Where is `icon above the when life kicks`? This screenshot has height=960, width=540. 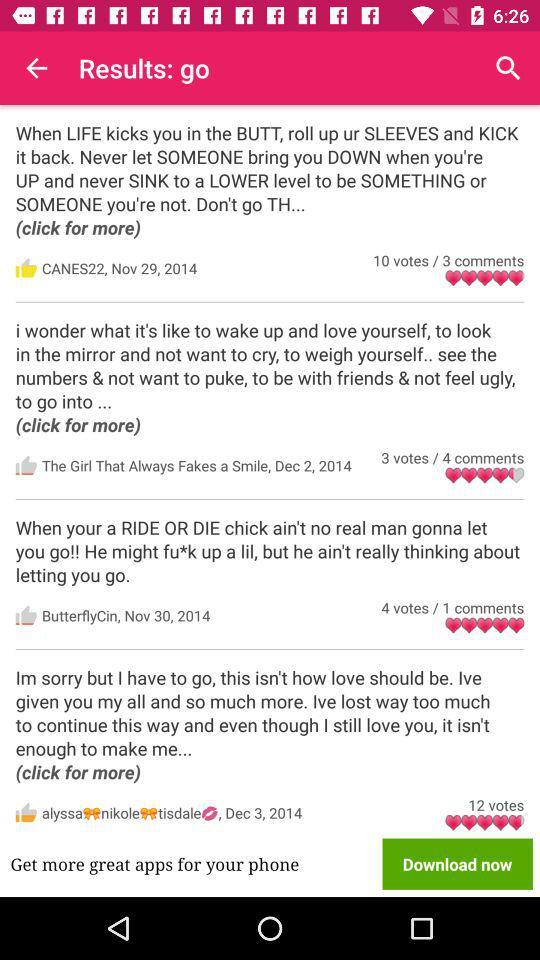
icon above the when life kicks is located at coordinates (36, 68).